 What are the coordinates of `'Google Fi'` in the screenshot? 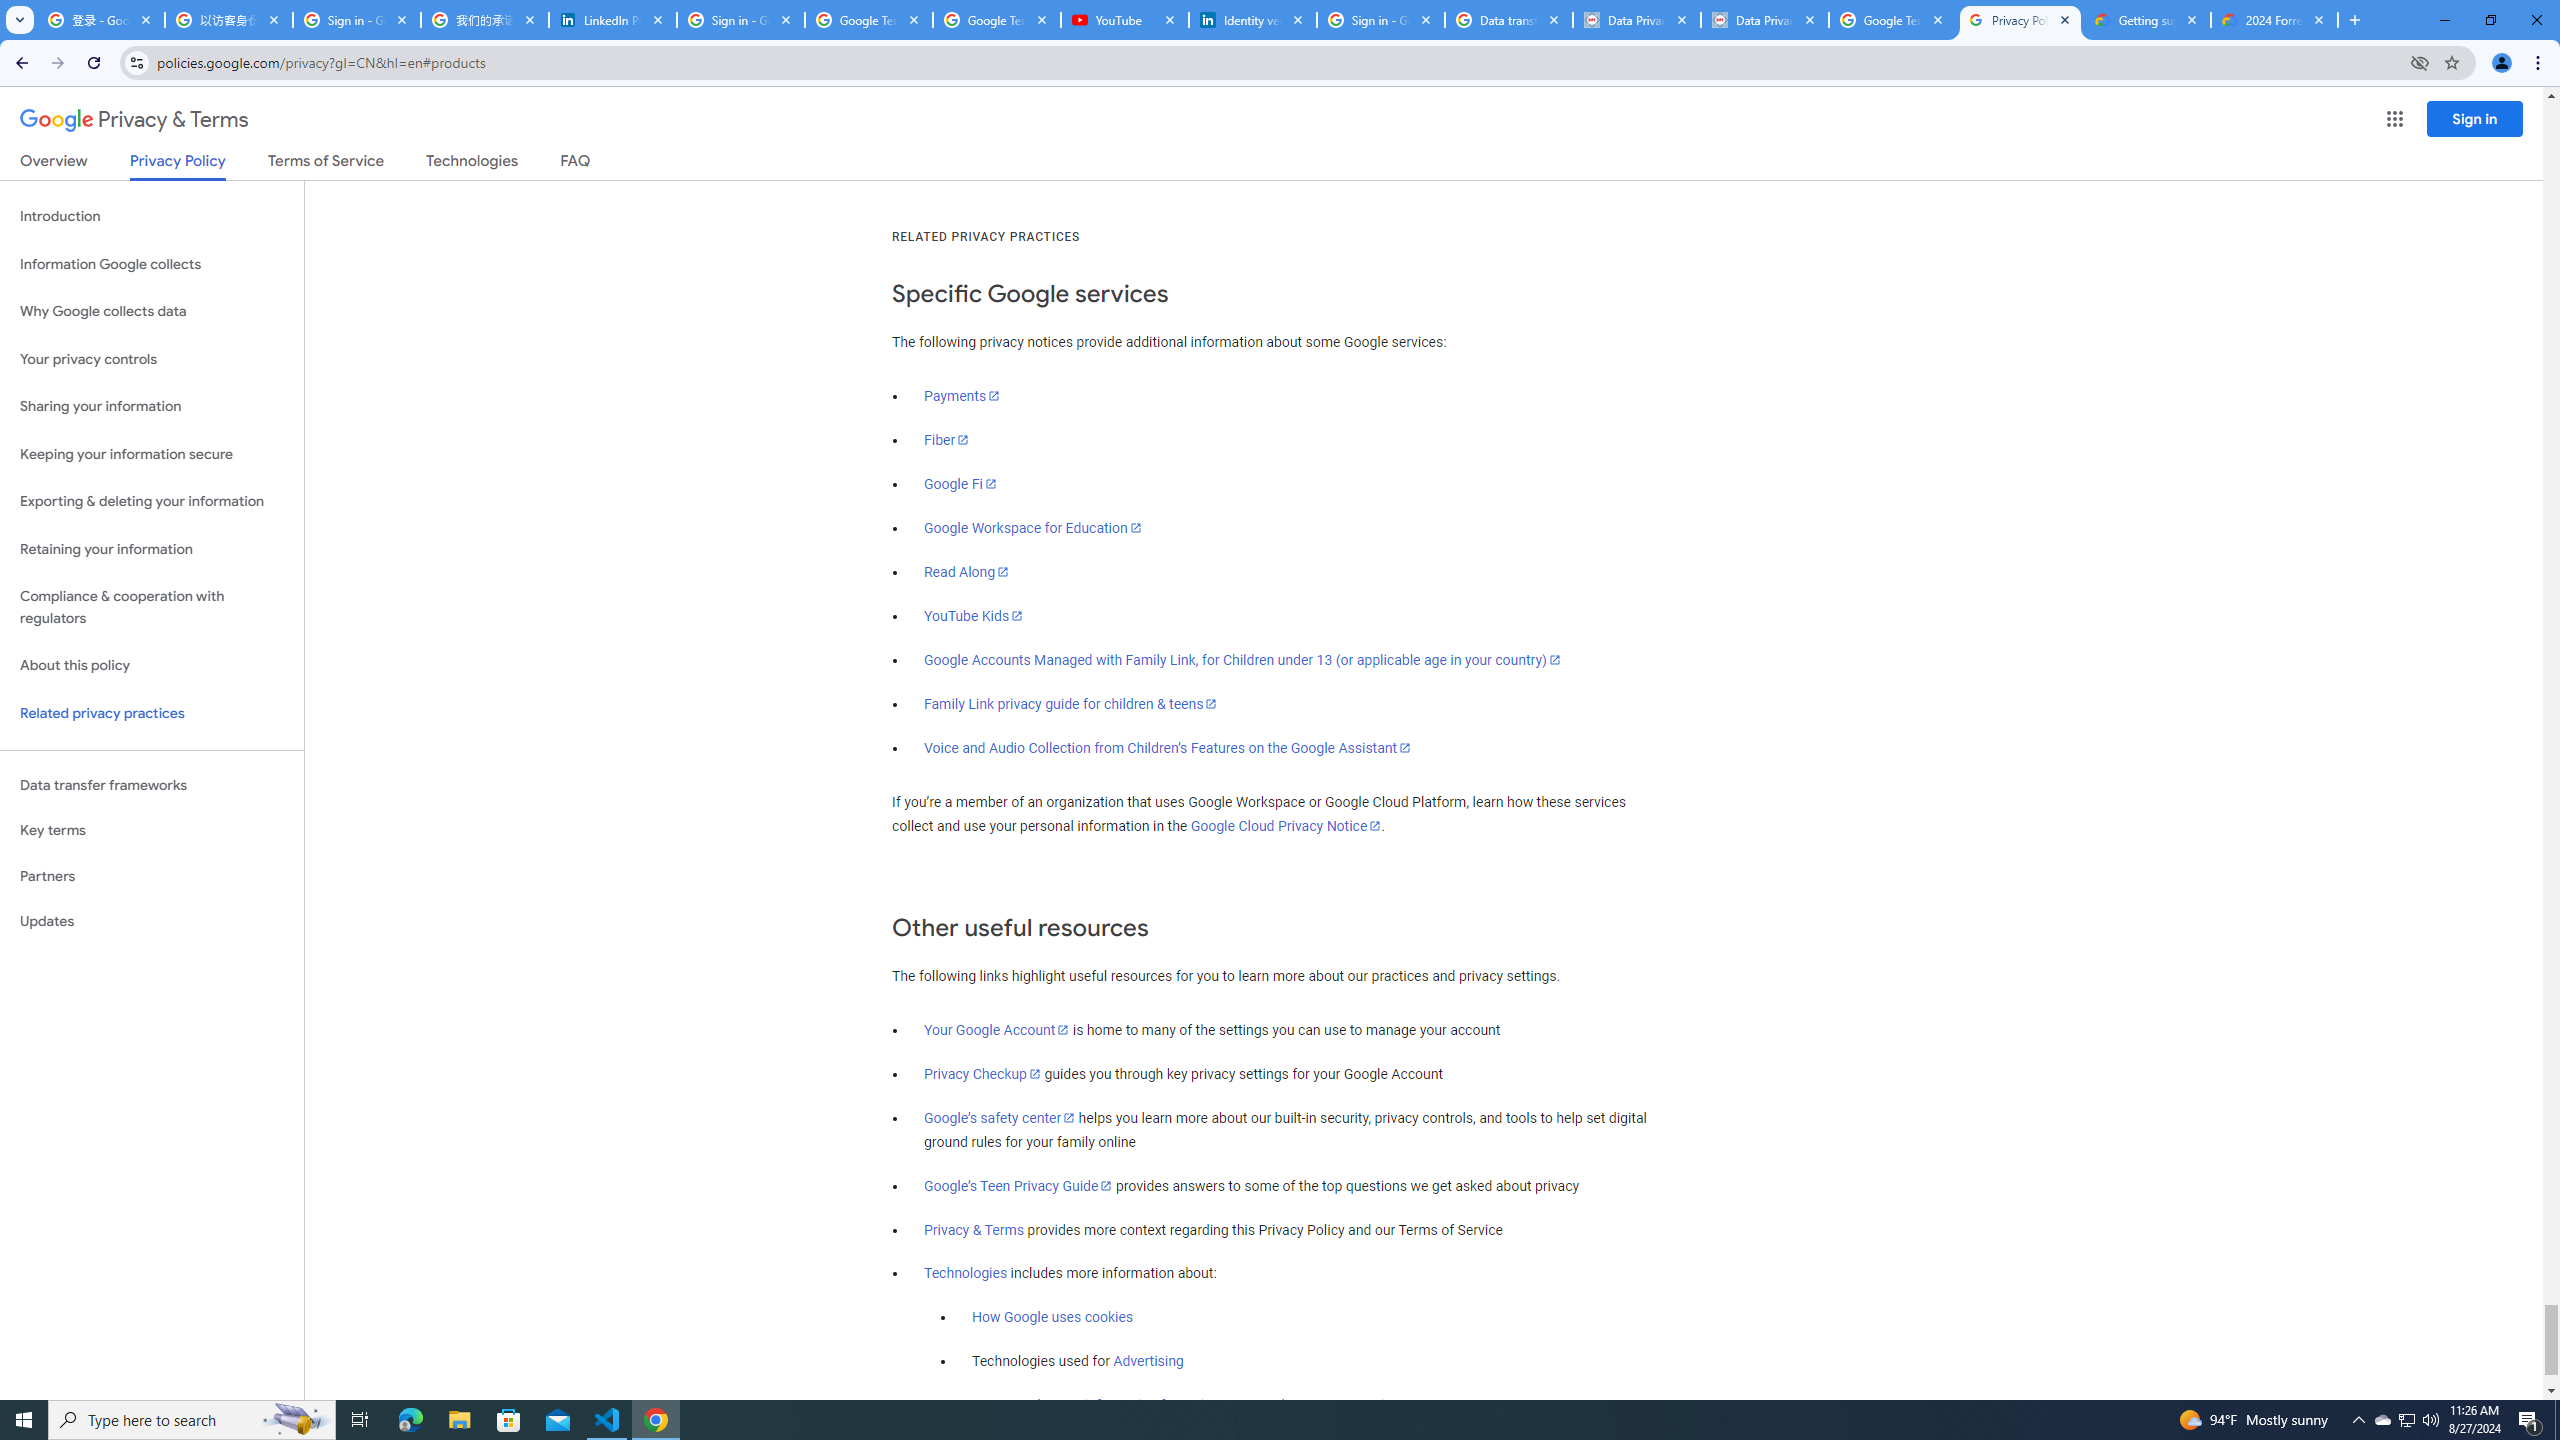 It's located at (959, 482).